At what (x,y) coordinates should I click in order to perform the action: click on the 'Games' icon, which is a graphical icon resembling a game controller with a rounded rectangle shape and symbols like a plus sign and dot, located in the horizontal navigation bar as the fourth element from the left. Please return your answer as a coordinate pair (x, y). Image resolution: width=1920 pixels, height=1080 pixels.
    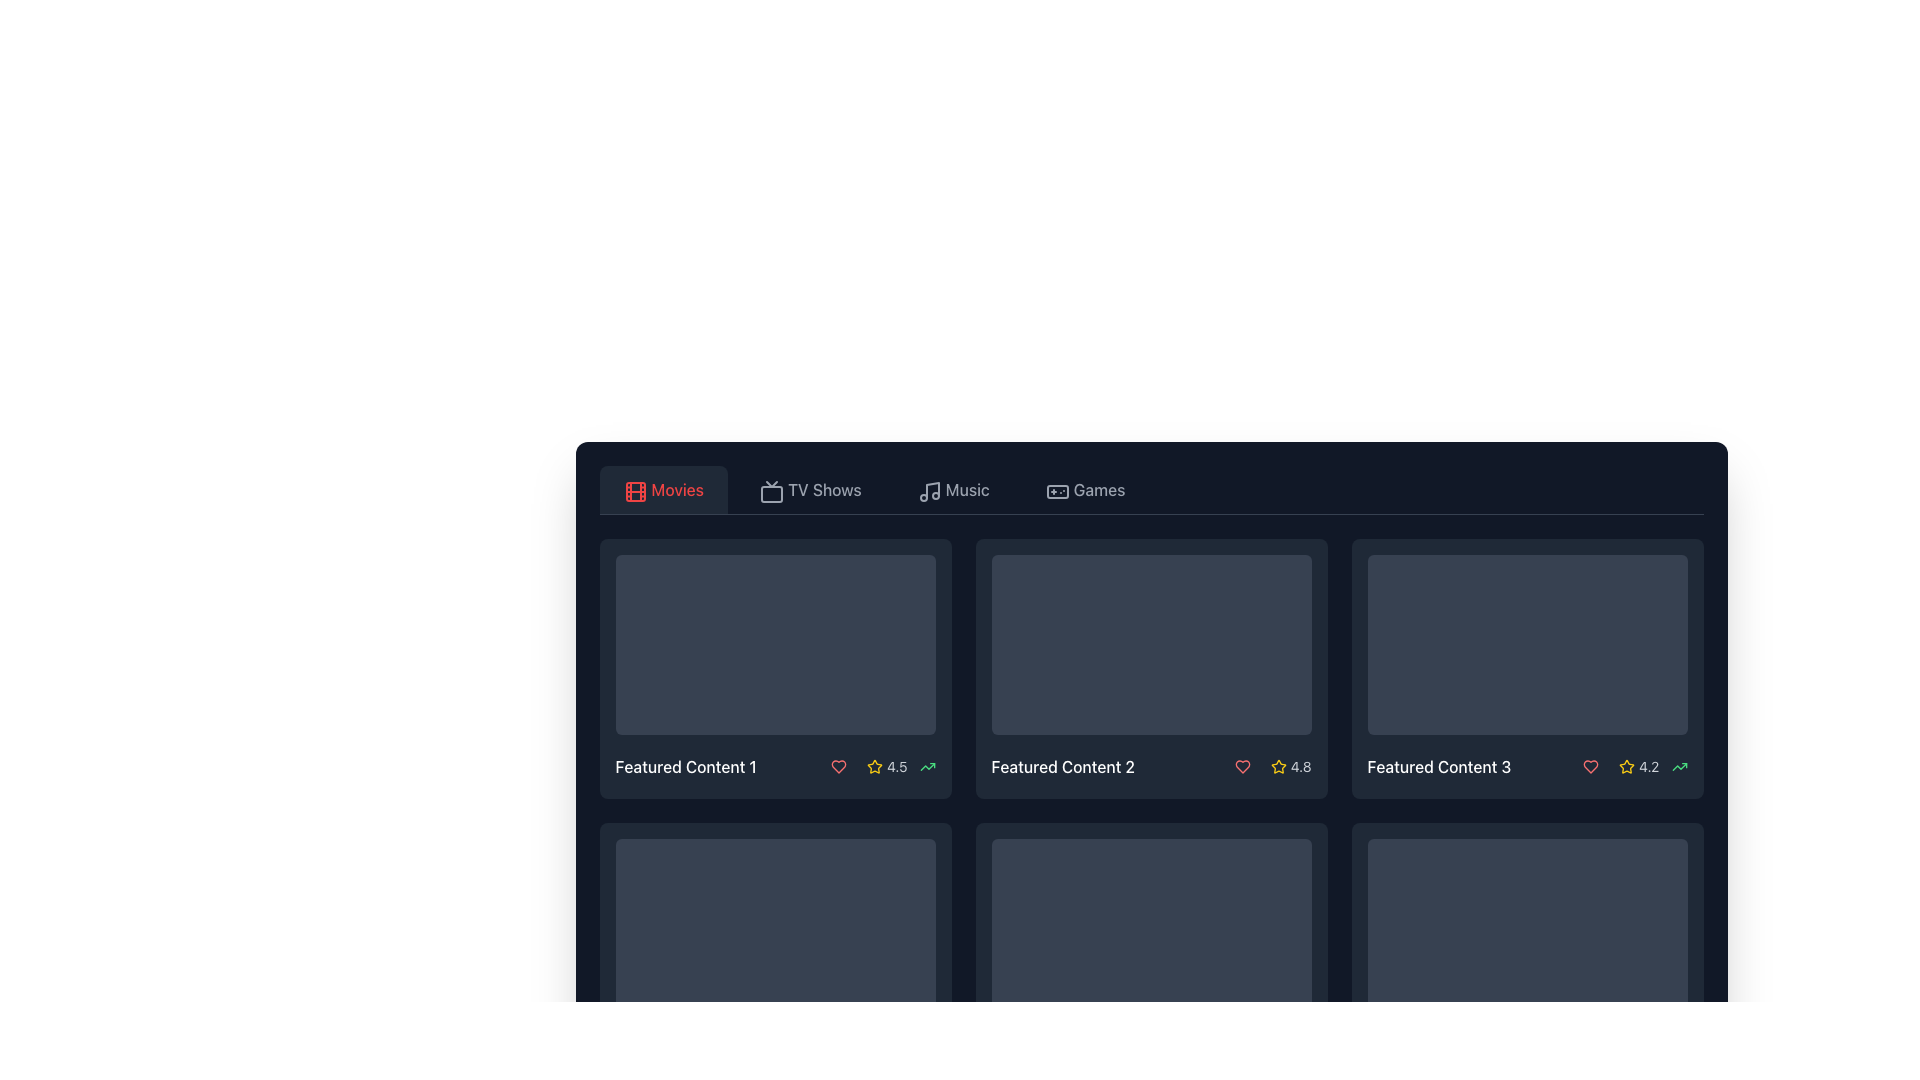
    Looking at the image, I should click on (1056, 492).